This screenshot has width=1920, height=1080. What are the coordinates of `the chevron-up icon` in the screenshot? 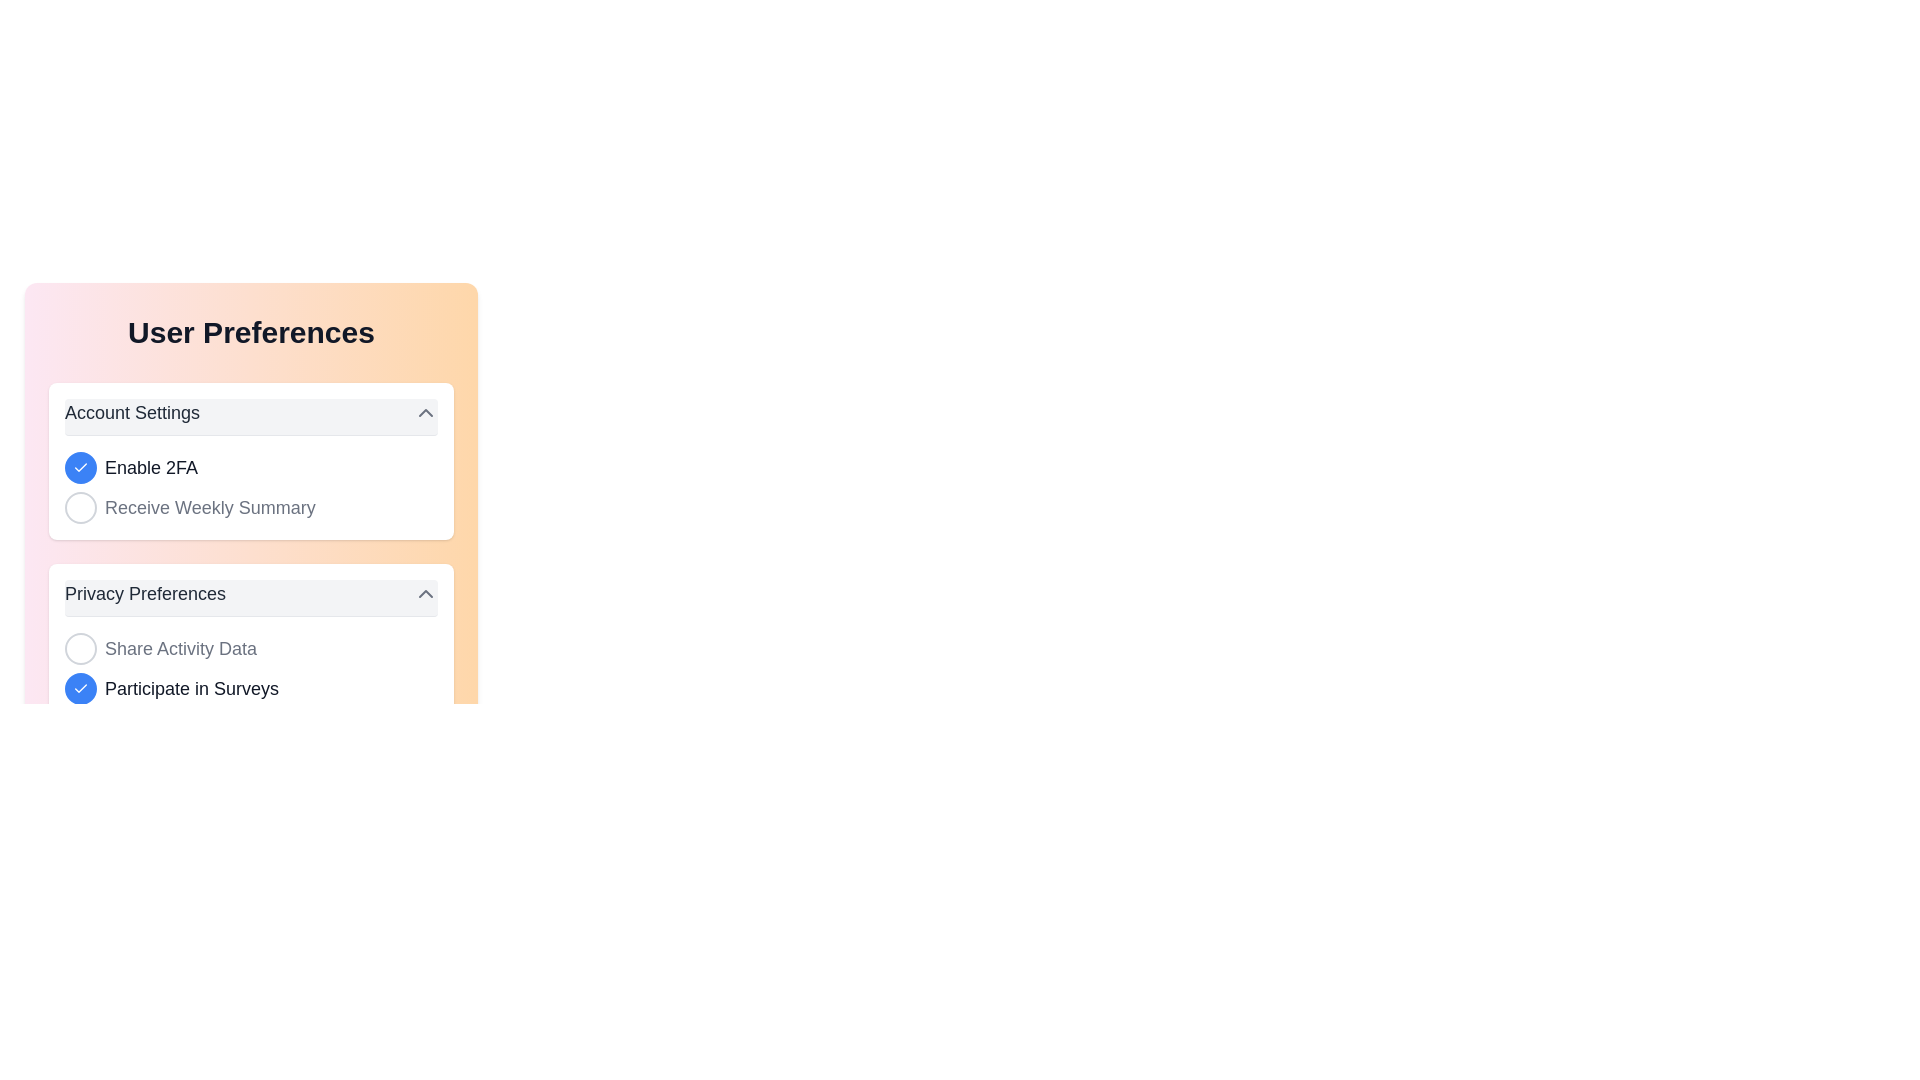 It's located at (425, 593).